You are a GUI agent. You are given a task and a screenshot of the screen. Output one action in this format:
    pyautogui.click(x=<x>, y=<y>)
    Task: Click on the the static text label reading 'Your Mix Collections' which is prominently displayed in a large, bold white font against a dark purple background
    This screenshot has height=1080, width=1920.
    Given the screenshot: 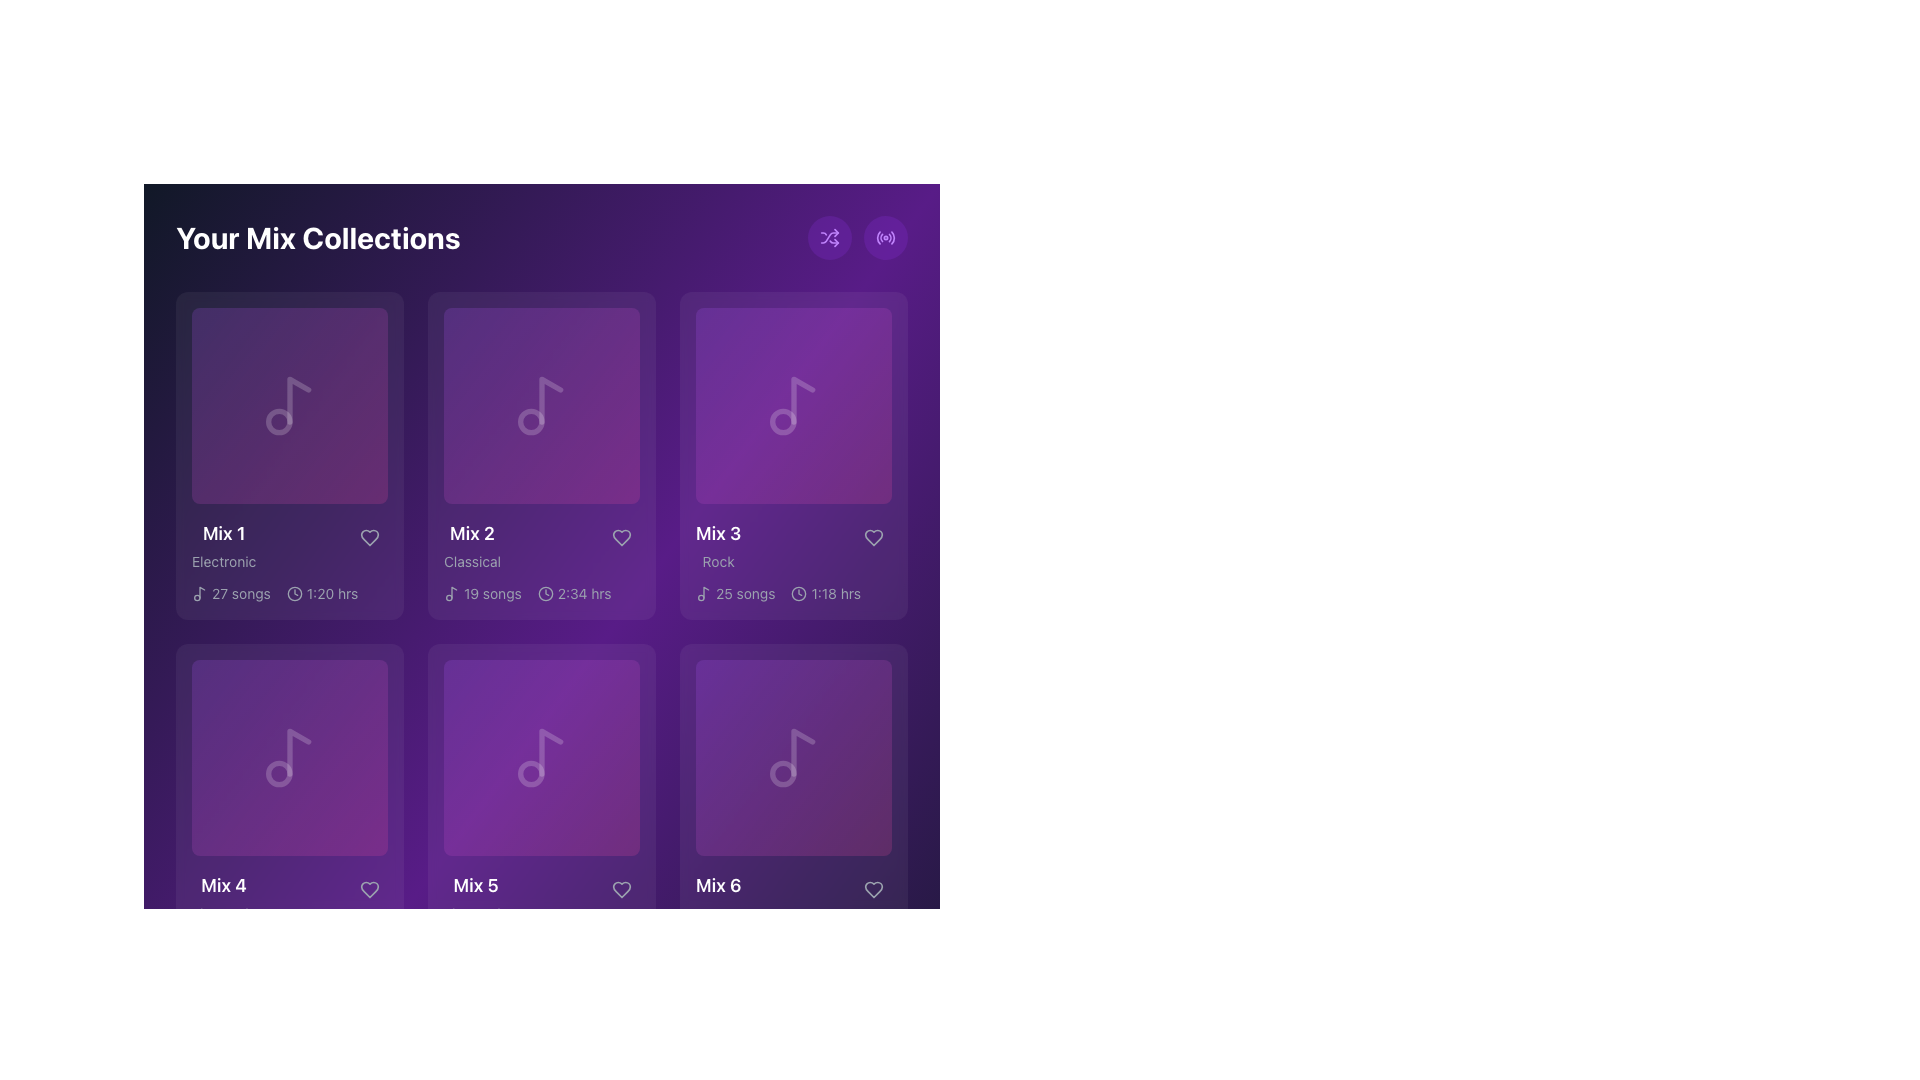 What is the action you would take?
    pyautogui.click(x=317, y=237)
    